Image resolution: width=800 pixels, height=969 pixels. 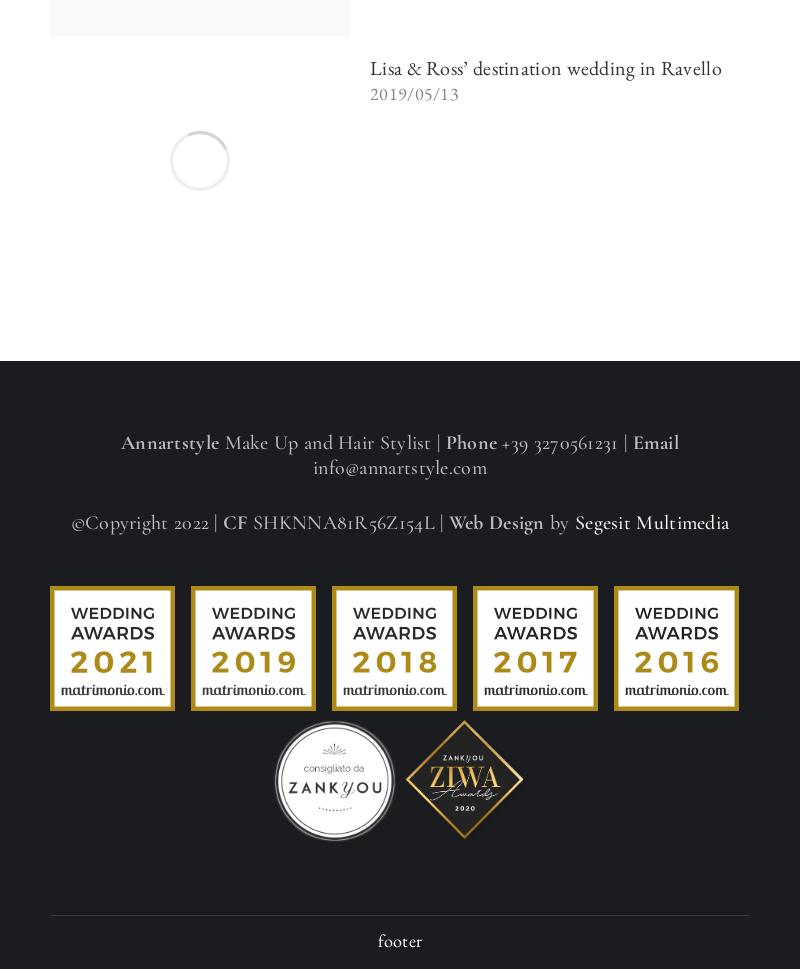 What do you see at coordinates (444, 443) in the screenshot?
I see `'Phone'` at bounding box center [444, 443].